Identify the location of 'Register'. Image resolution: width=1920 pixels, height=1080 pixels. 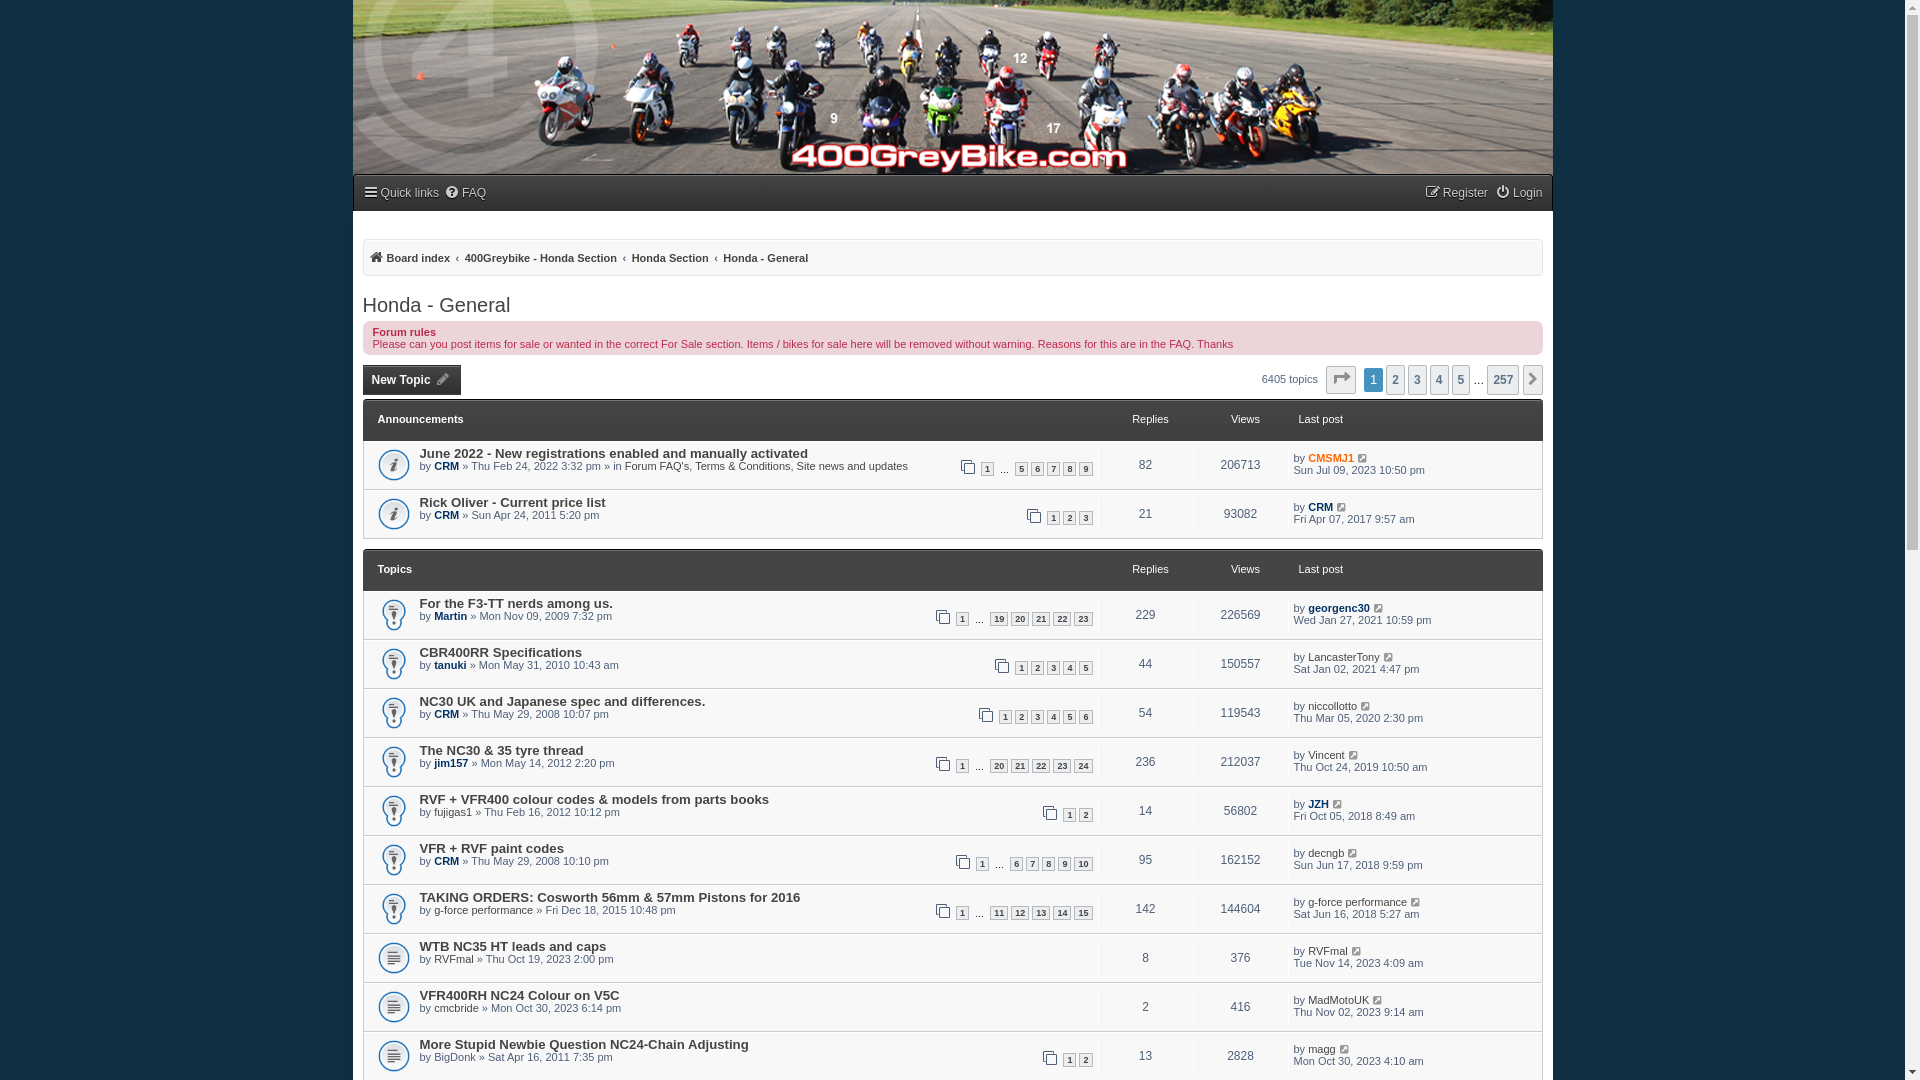
(1456, 193).